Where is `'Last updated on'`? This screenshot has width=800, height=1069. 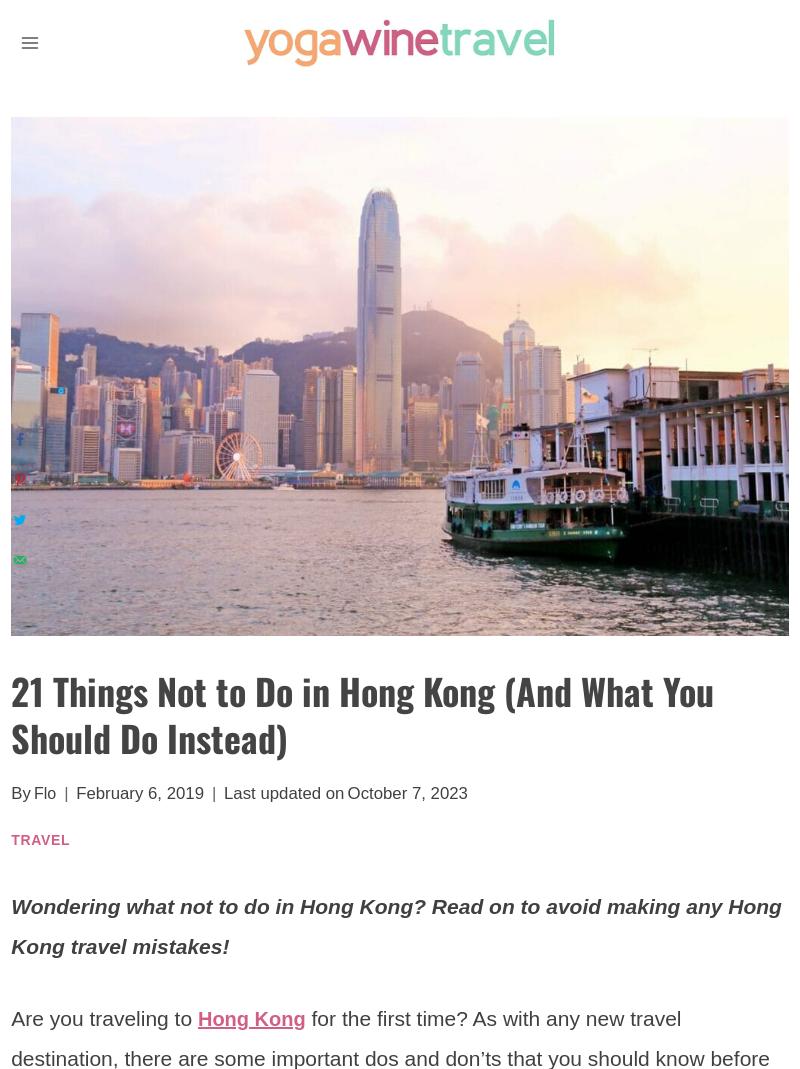
'Last updated on' is located at coordinates (285, 793).